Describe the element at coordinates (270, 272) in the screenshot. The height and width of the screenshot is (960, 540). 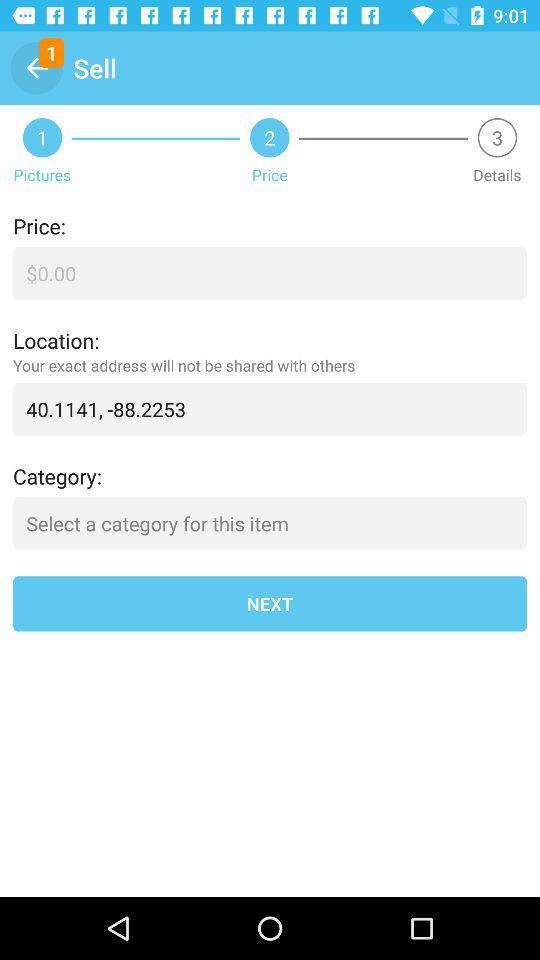
I see `the icon below price: icon` at that location.